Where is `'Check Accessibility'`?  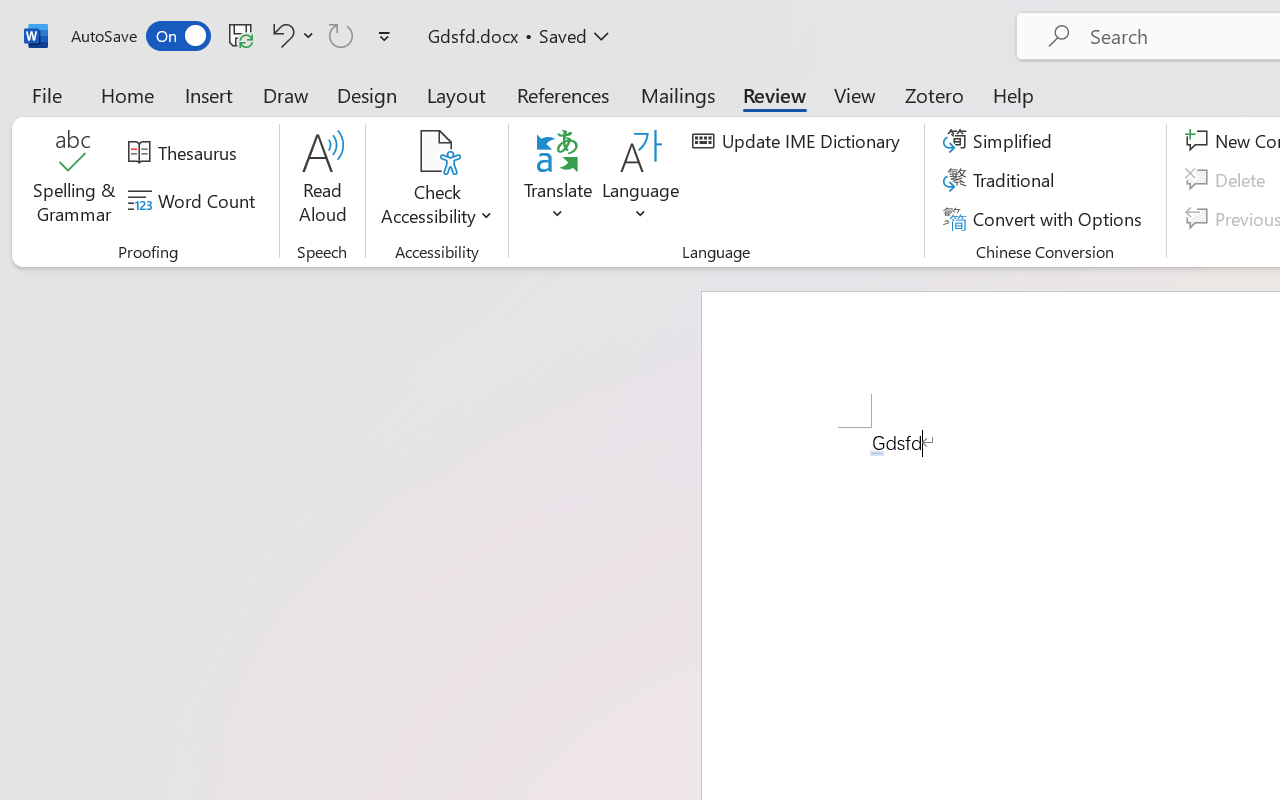 'Check Accessibility' is located at coordinates (436, 179).